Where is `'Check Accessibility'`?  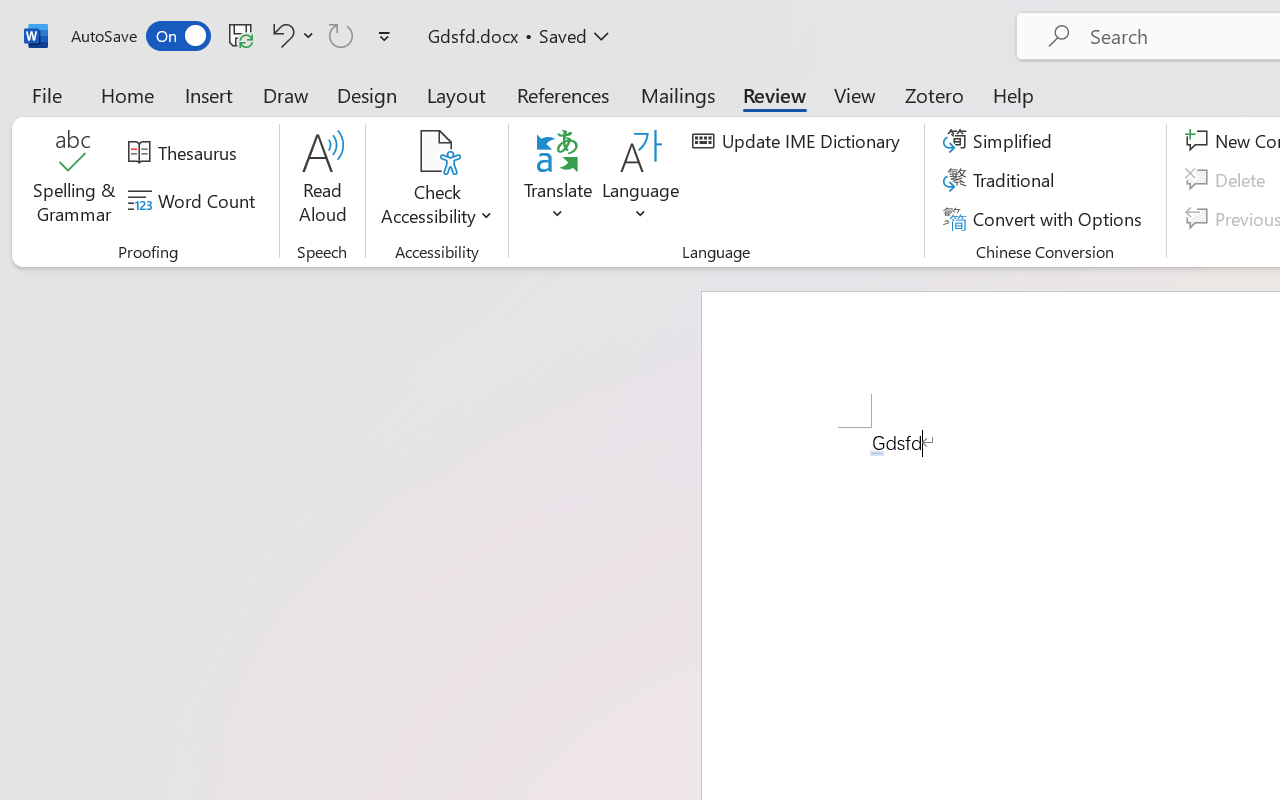 'Check Accessibility' is located at coordinates (436, 179).